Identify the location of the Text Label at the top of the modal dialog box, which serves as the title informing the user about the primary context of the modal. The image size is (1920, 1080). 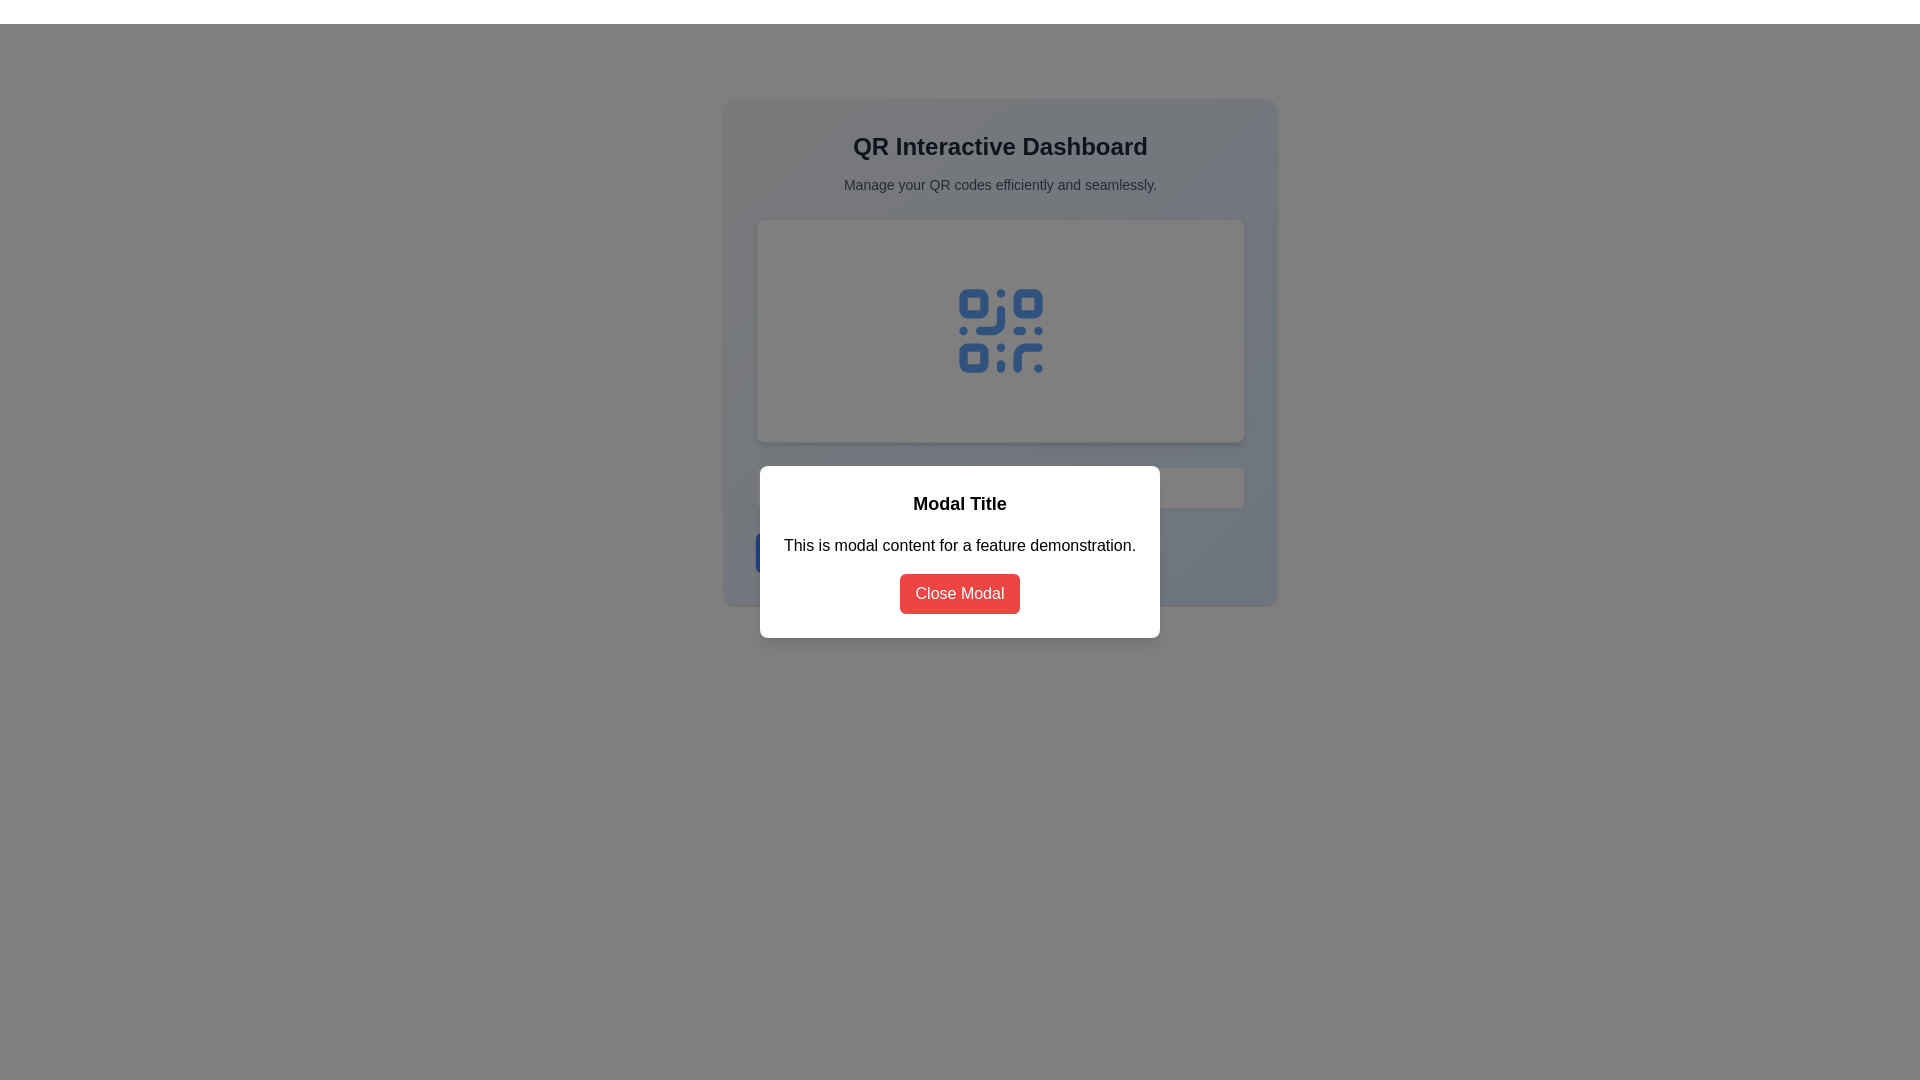
(960, 503).